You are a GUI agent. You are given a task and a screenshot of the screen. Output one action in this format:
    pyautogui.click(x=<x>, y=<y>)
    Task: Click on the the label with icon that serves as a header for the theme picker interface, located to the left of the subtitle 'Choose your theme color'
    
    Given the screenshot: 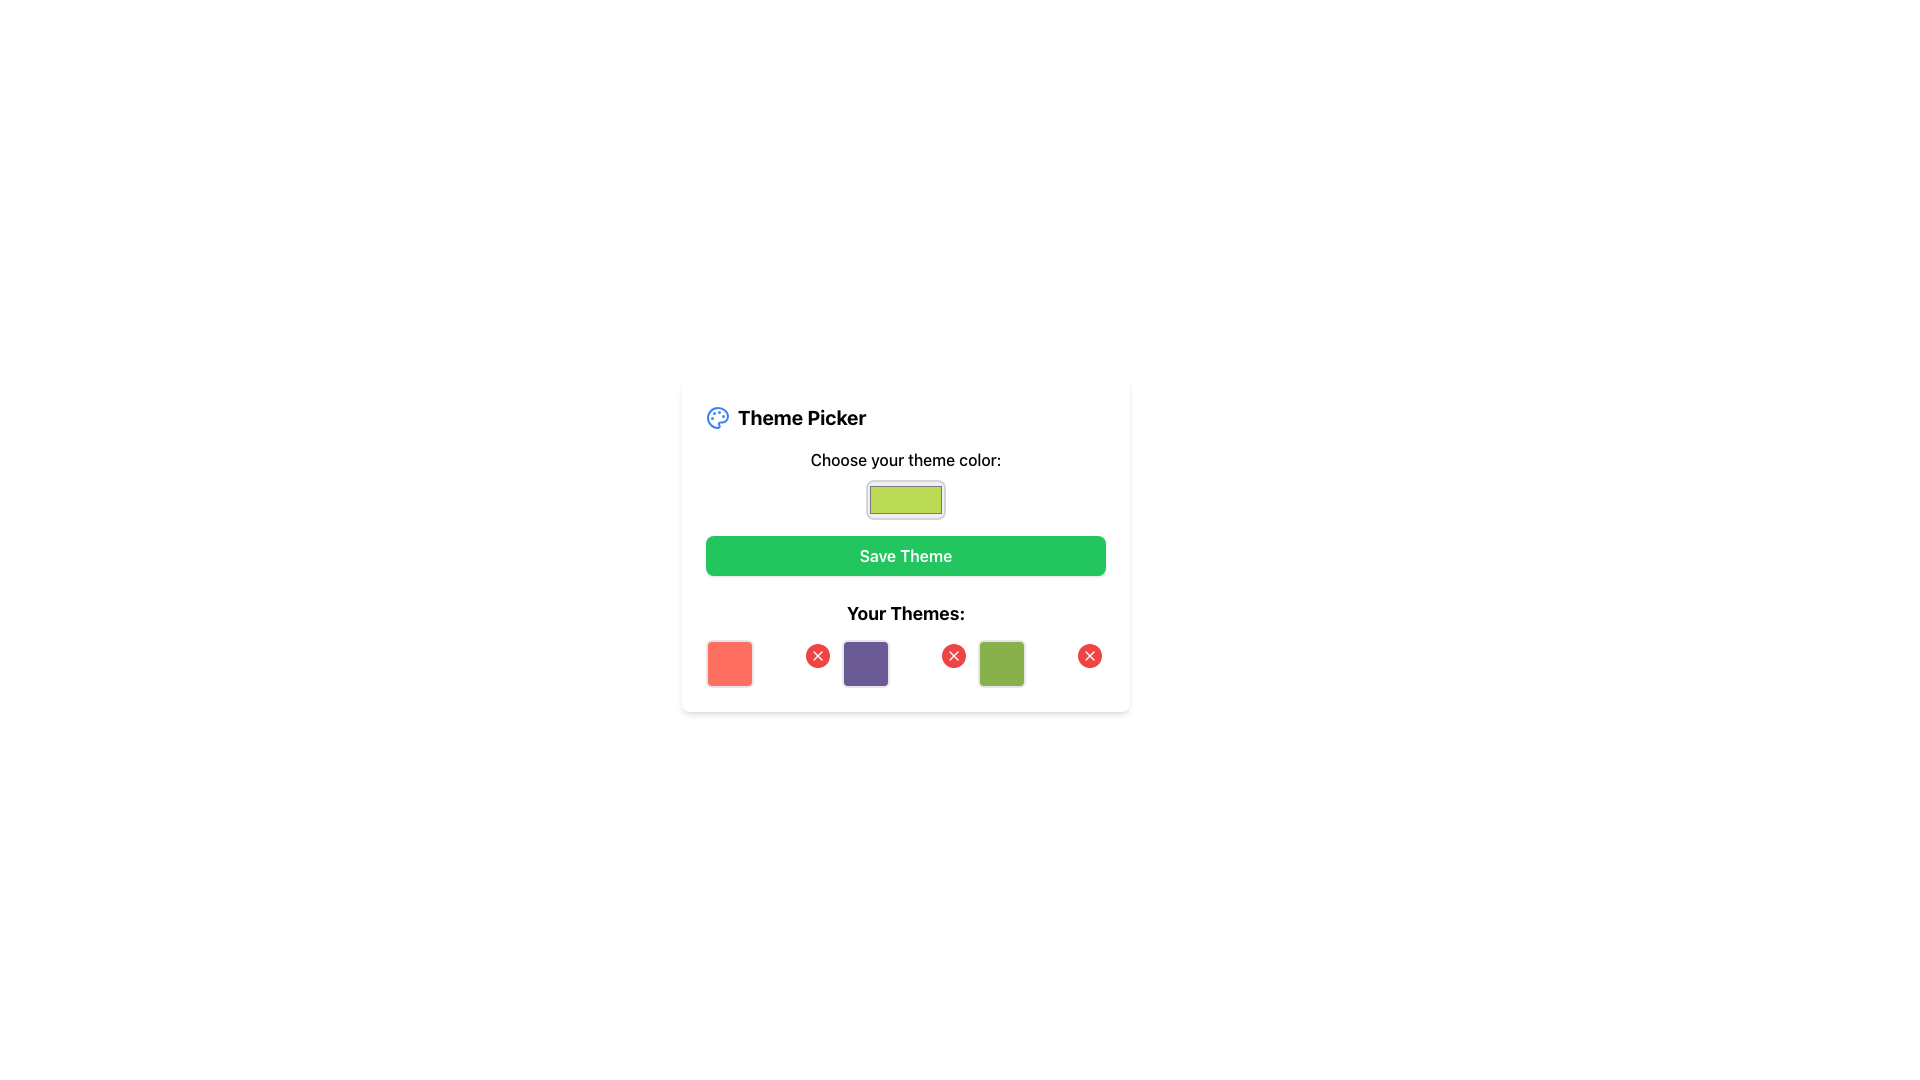 What is the action you would take?
    pyautogui.click(x=785, y=416)
    